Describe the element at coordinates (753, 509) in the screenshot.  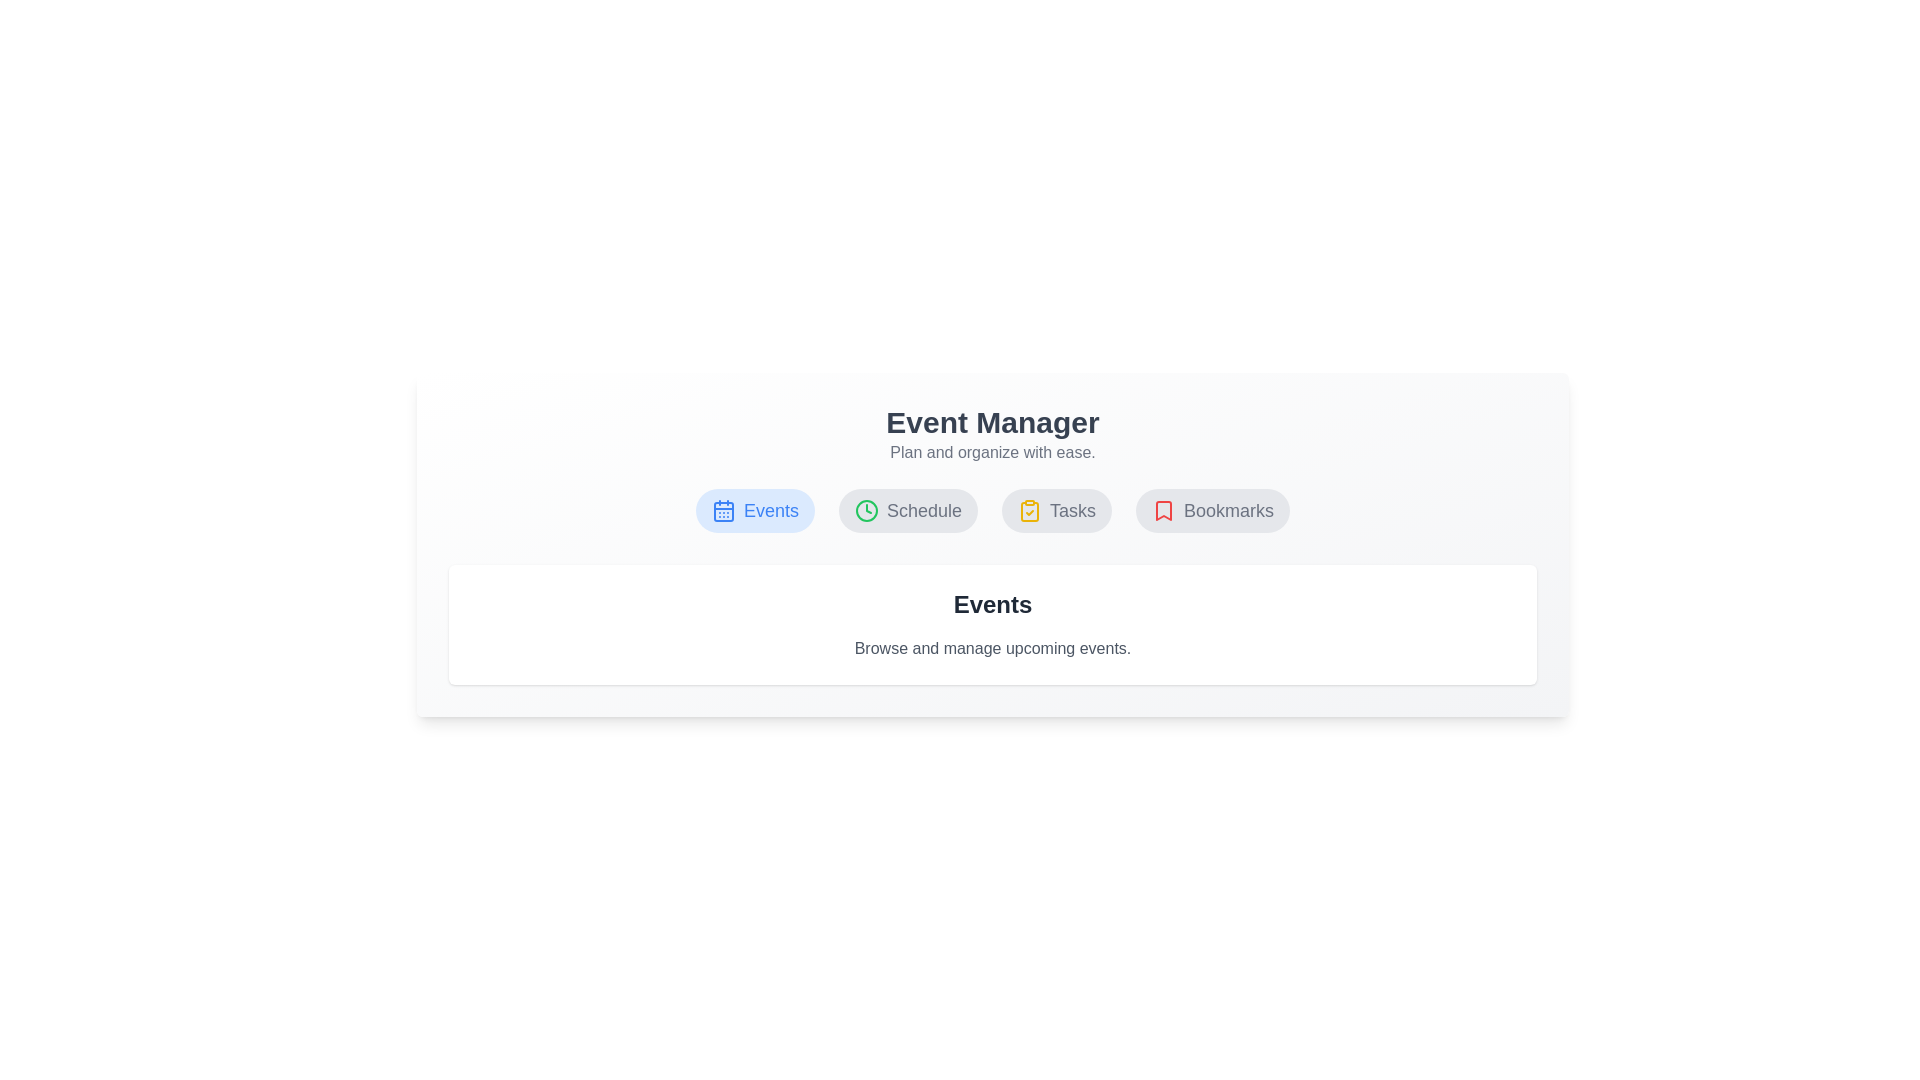
I see `the tab labeled Events` at that location.